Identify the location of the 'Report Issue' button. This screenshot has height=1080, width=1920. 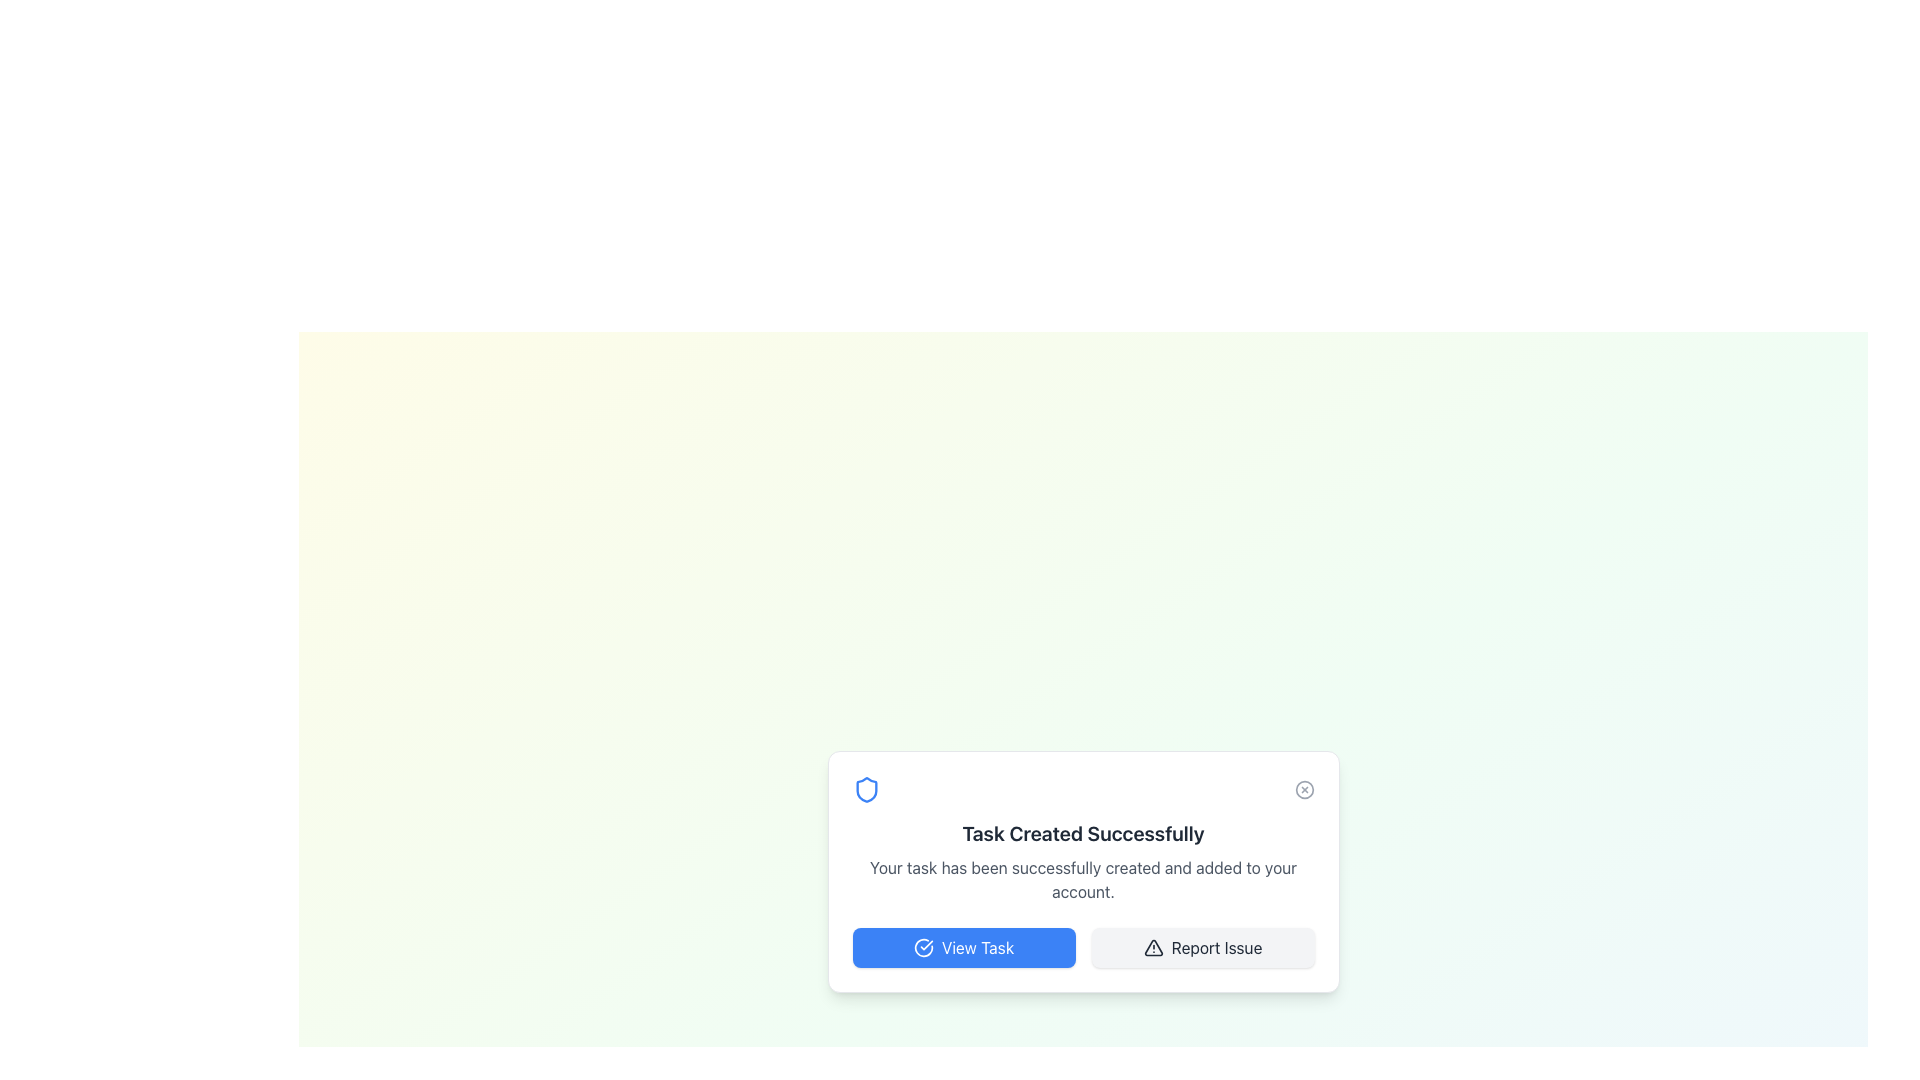
(1202, 947).